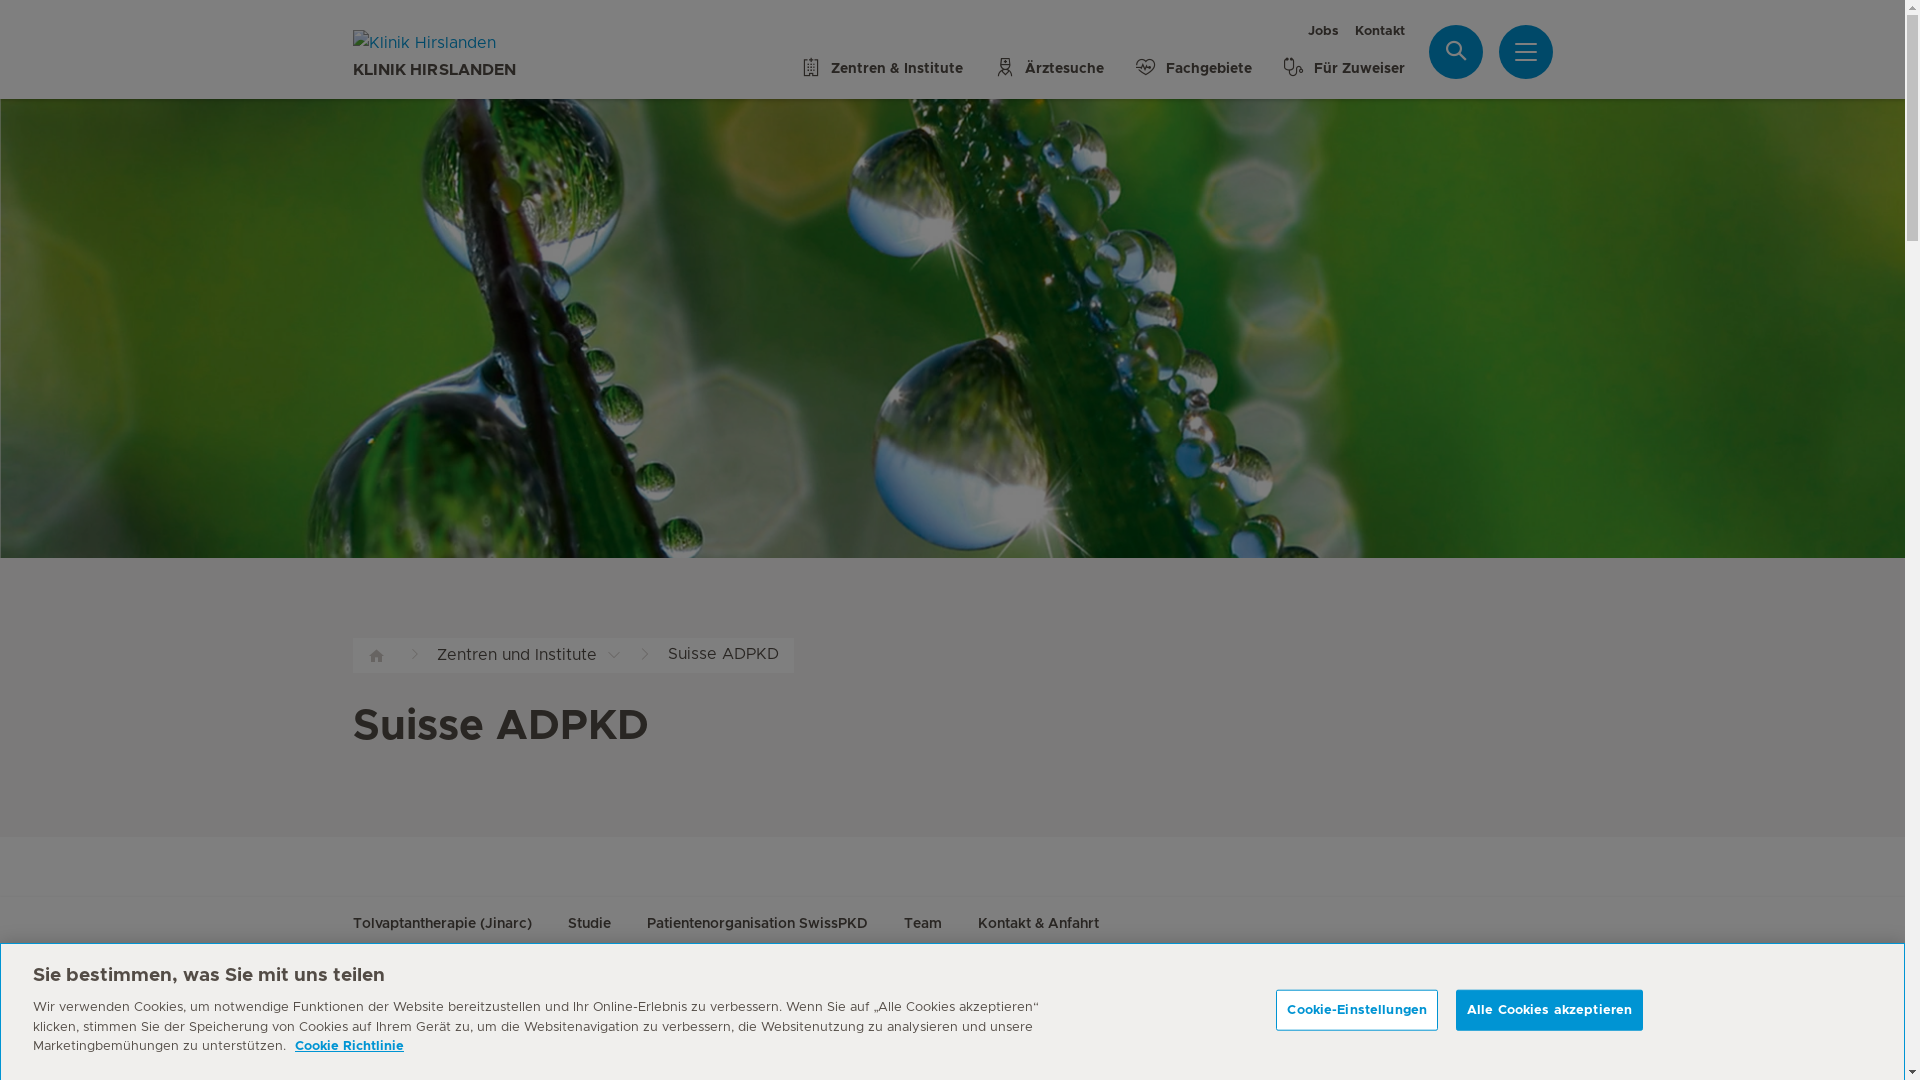 The image size is (1920, 1080). Describe the element at coordinates (566, 925) in the screenshot. I see `'Studie'` at that location.